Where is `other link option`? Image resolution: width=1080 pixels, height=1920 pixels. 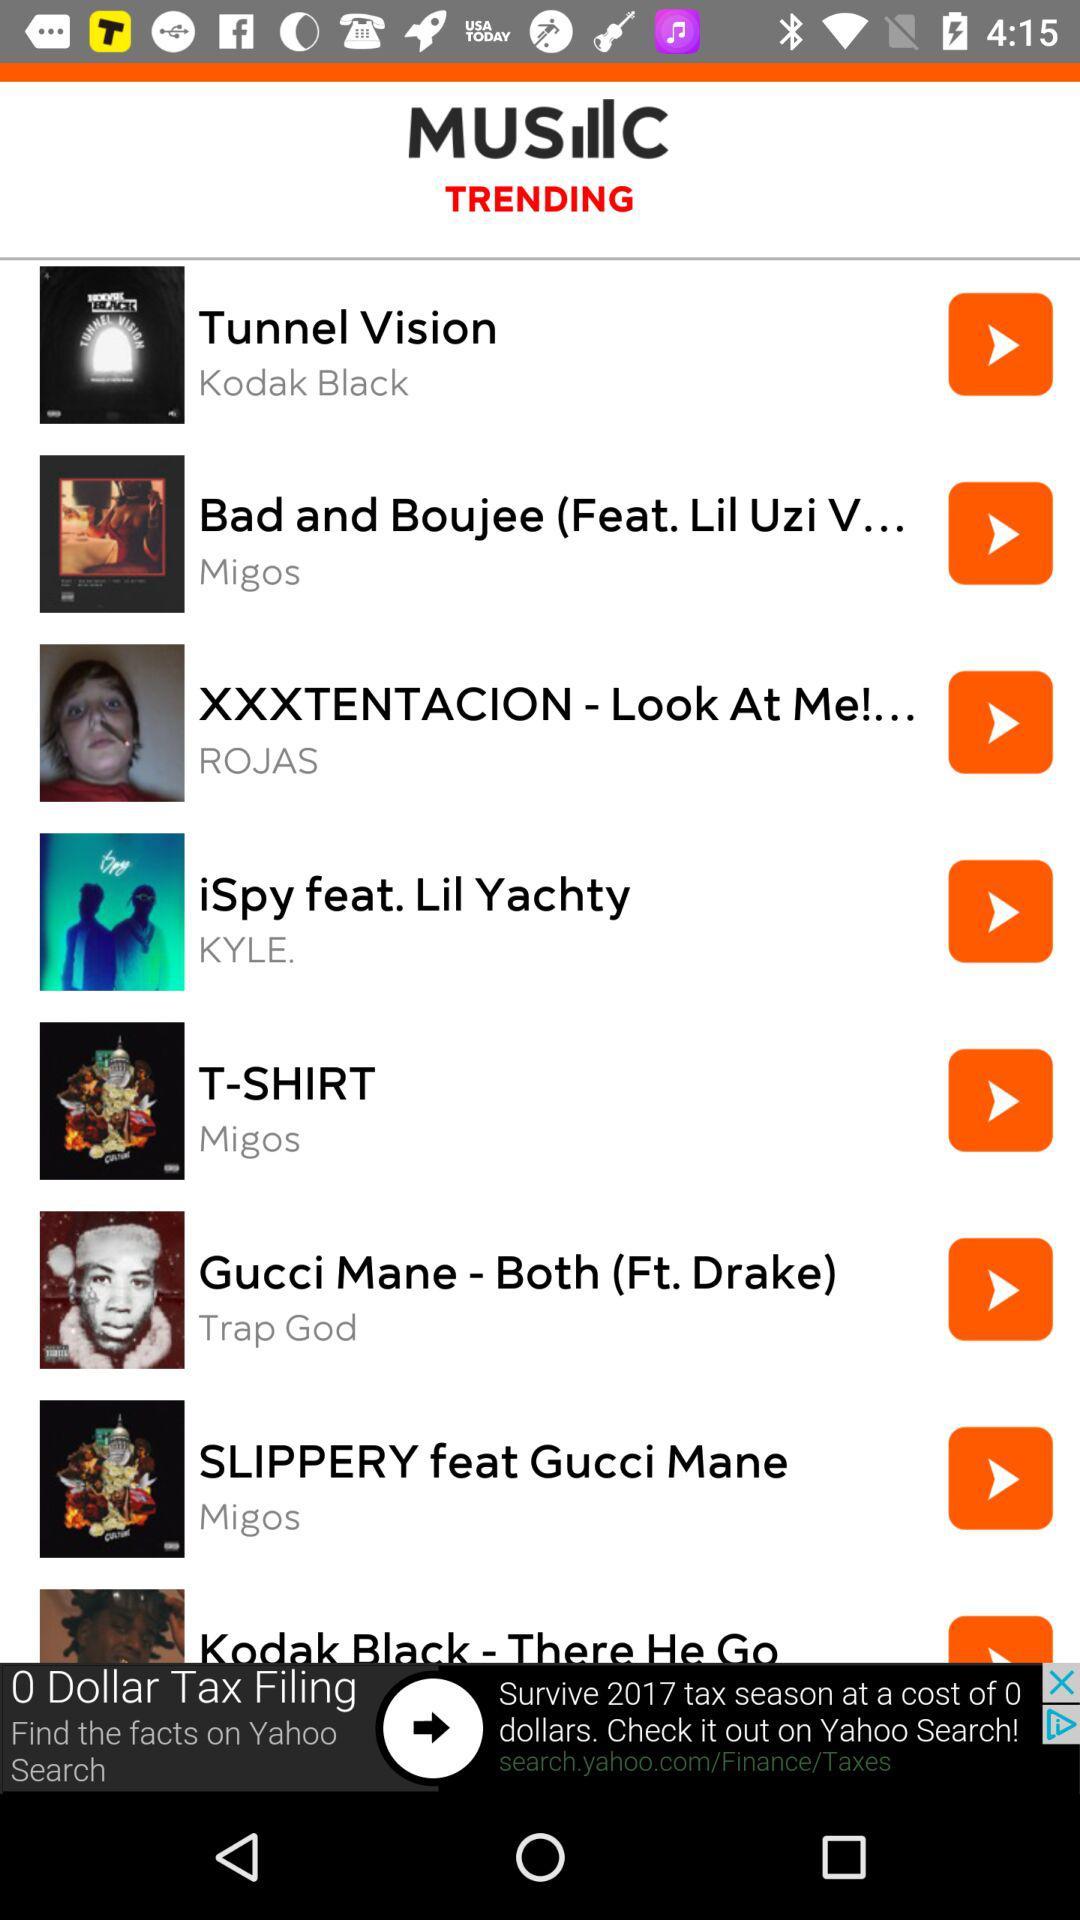
other link option is located at coordinates (540, 1727).